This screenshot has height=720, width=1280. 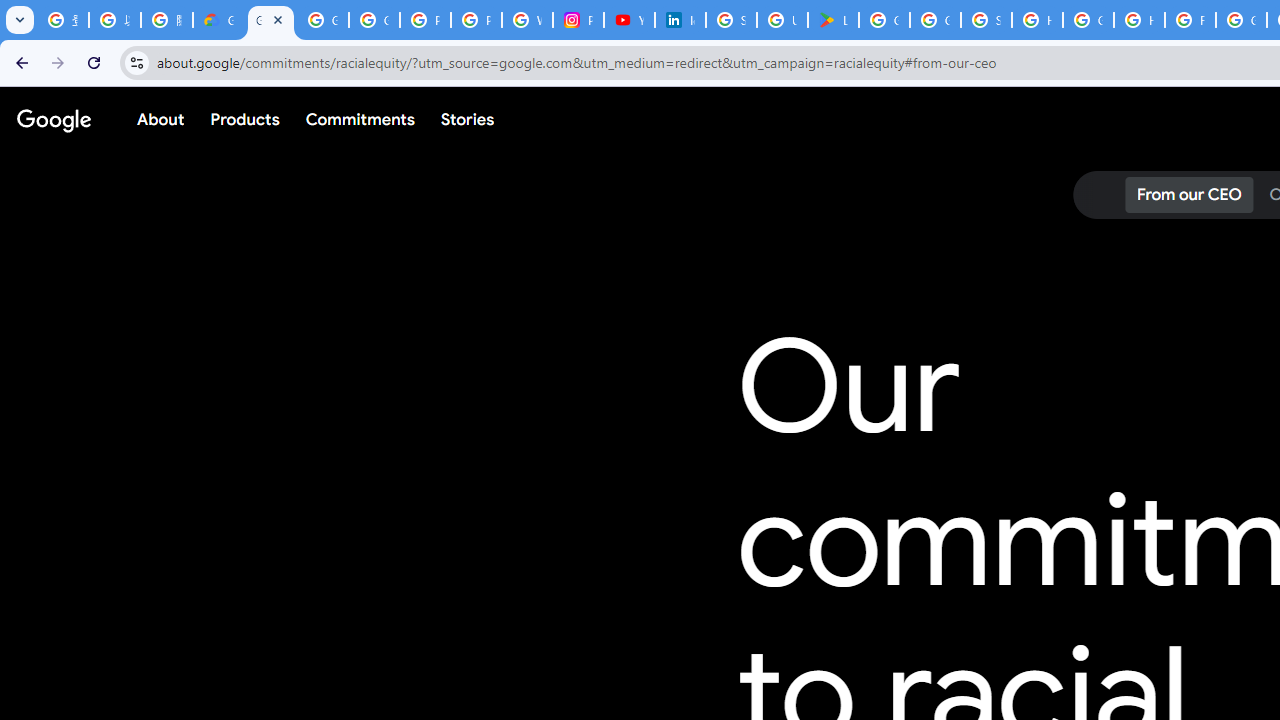 What do you see at coordinates (628, 20) in the screenshot?
I see `'YouTube Culture & Trends - On The Rise: Handcam Videos'` at bounding box center [628, 20].